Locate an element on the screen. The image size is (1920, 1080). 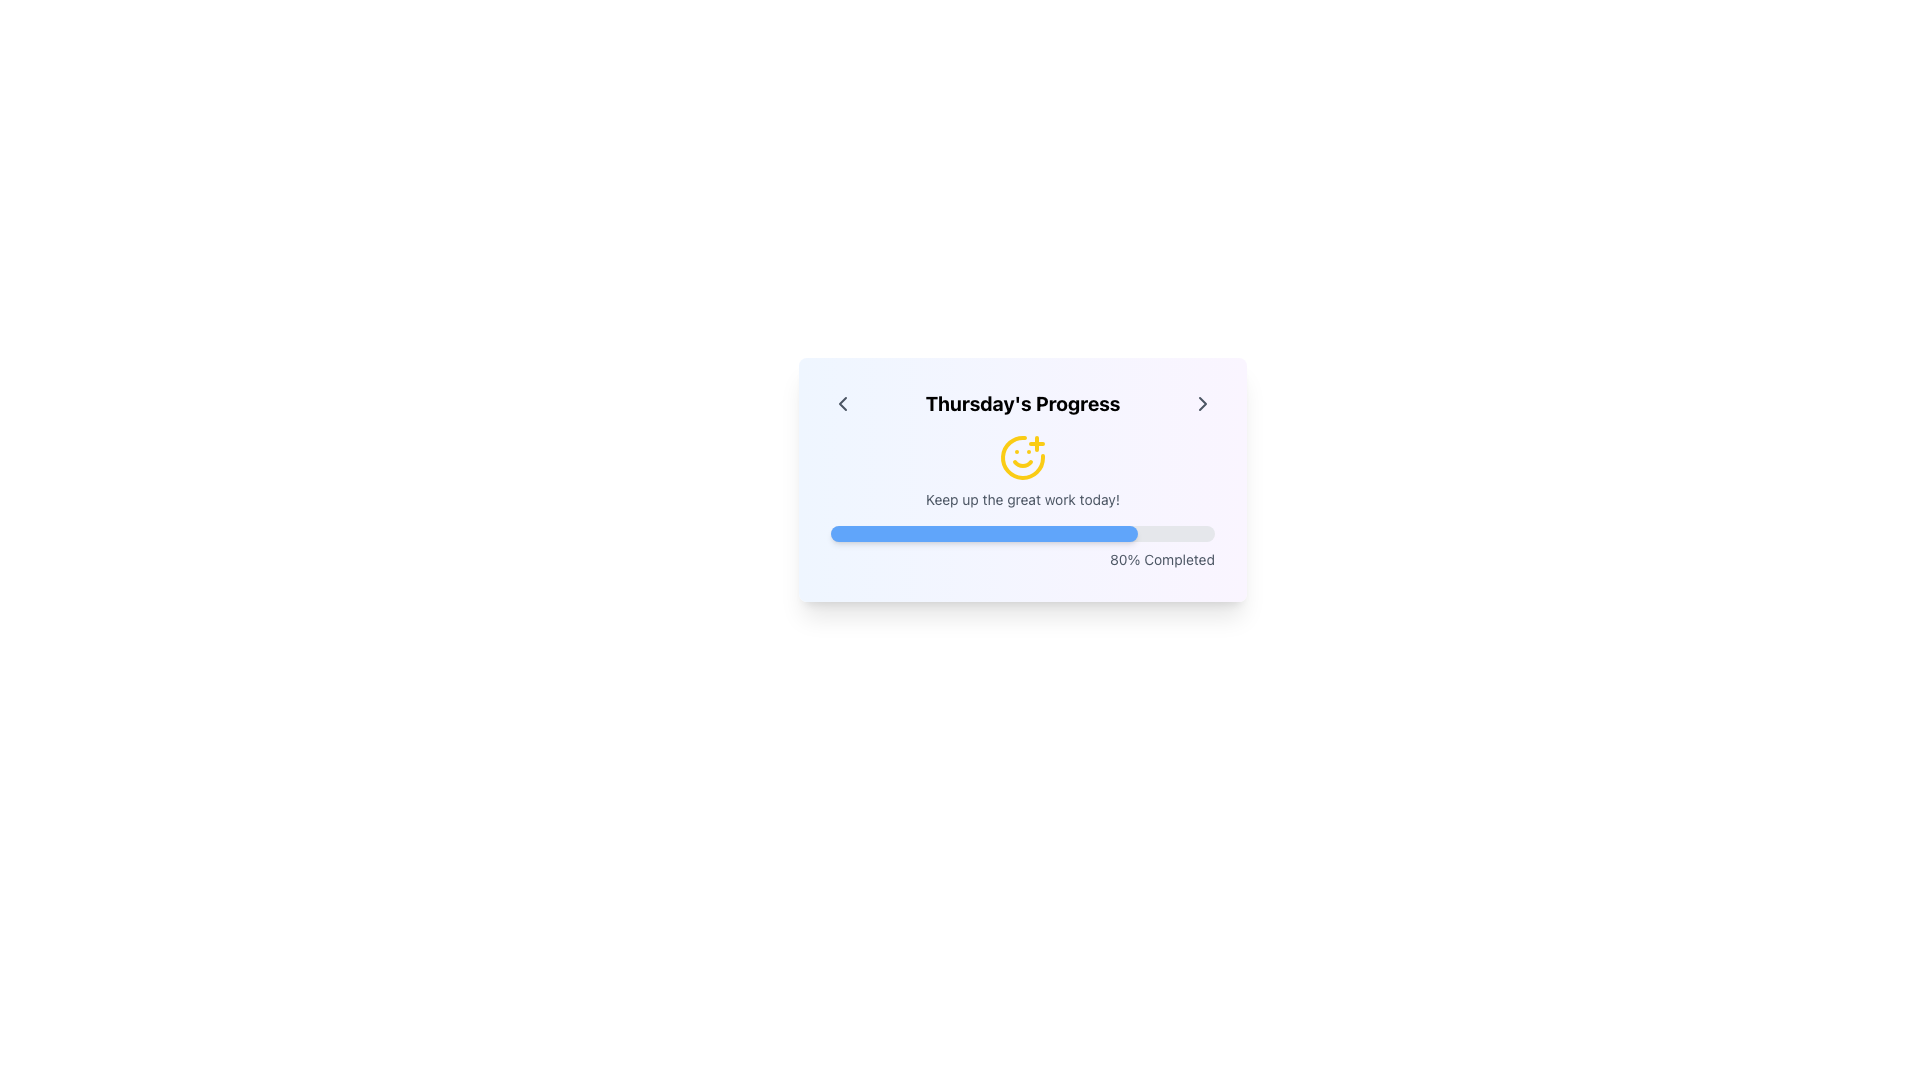
the encouragement icon located centrally below 'Thursday's Progress' and above 'Keep up the great work today!' is located at coordinates (1022, 458).